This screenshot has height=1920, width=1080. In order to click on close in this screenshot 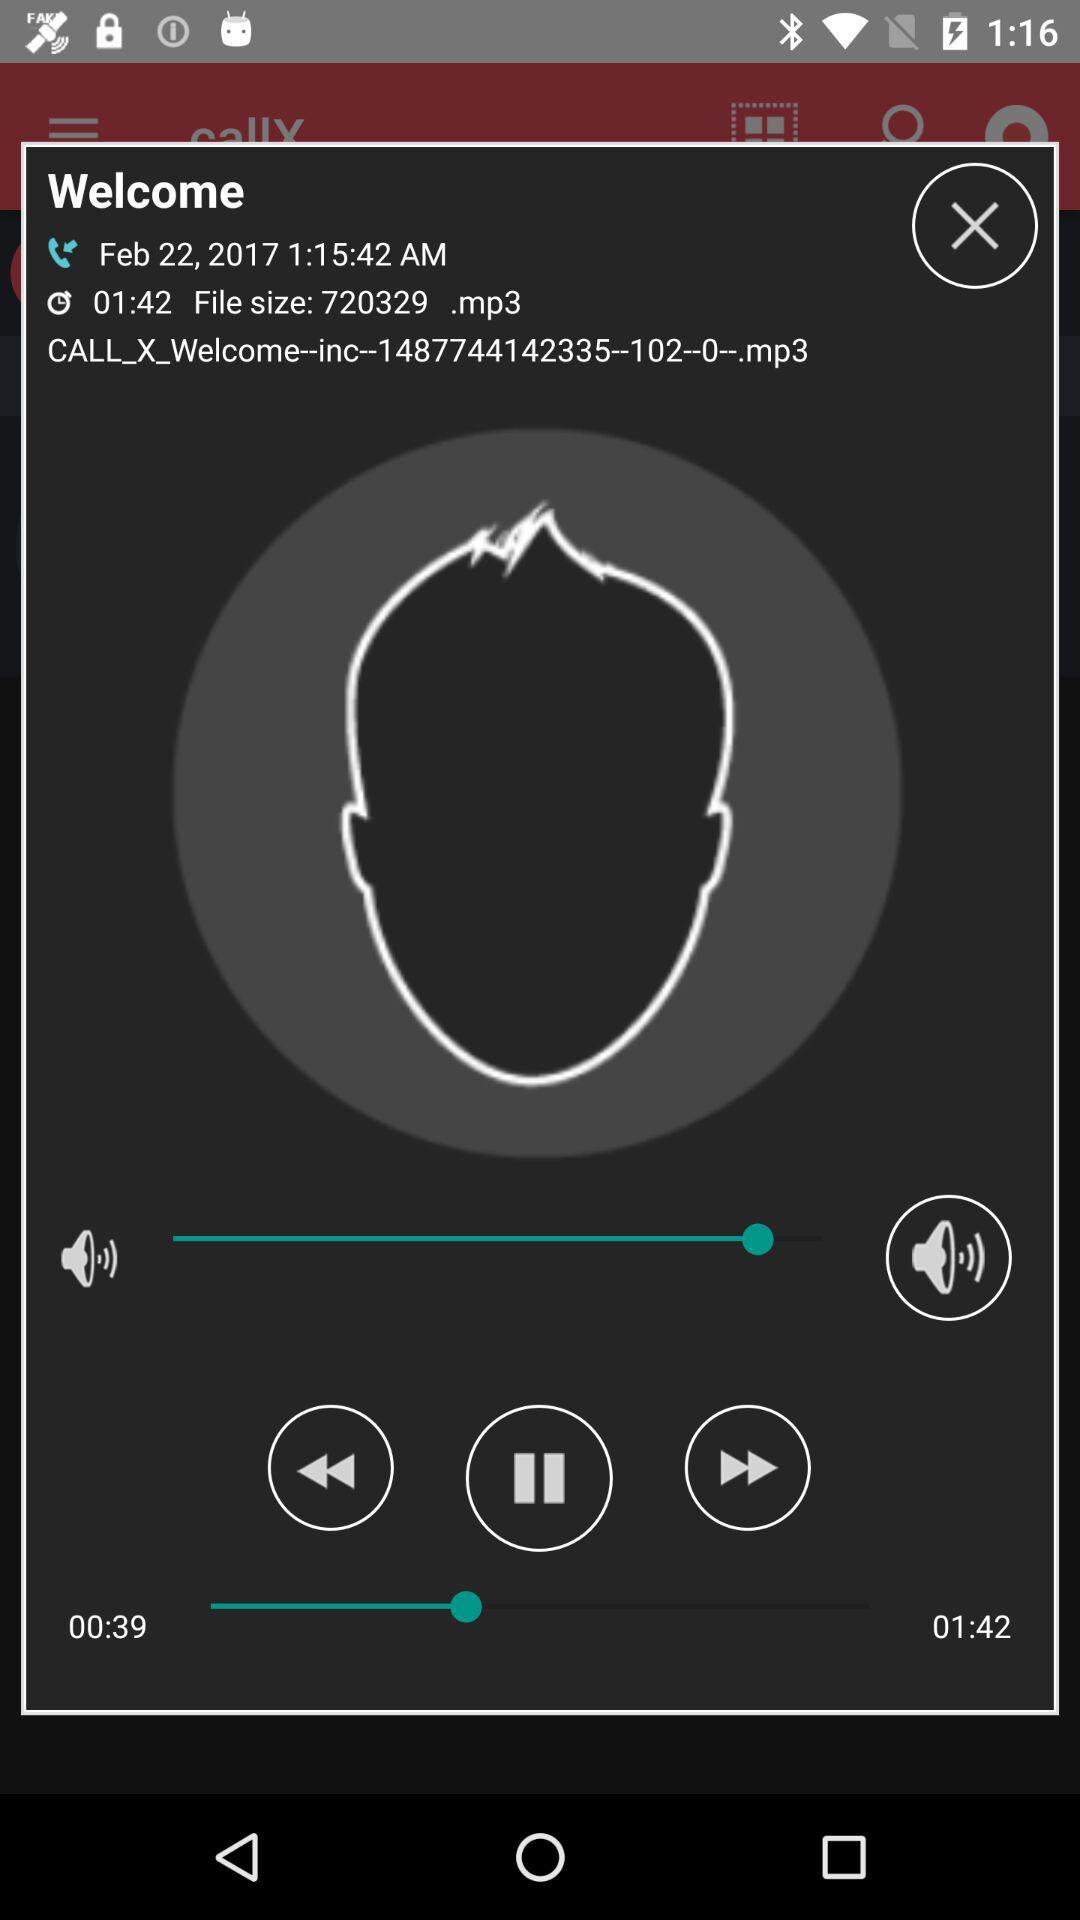, I will do `click(974, 225)`.